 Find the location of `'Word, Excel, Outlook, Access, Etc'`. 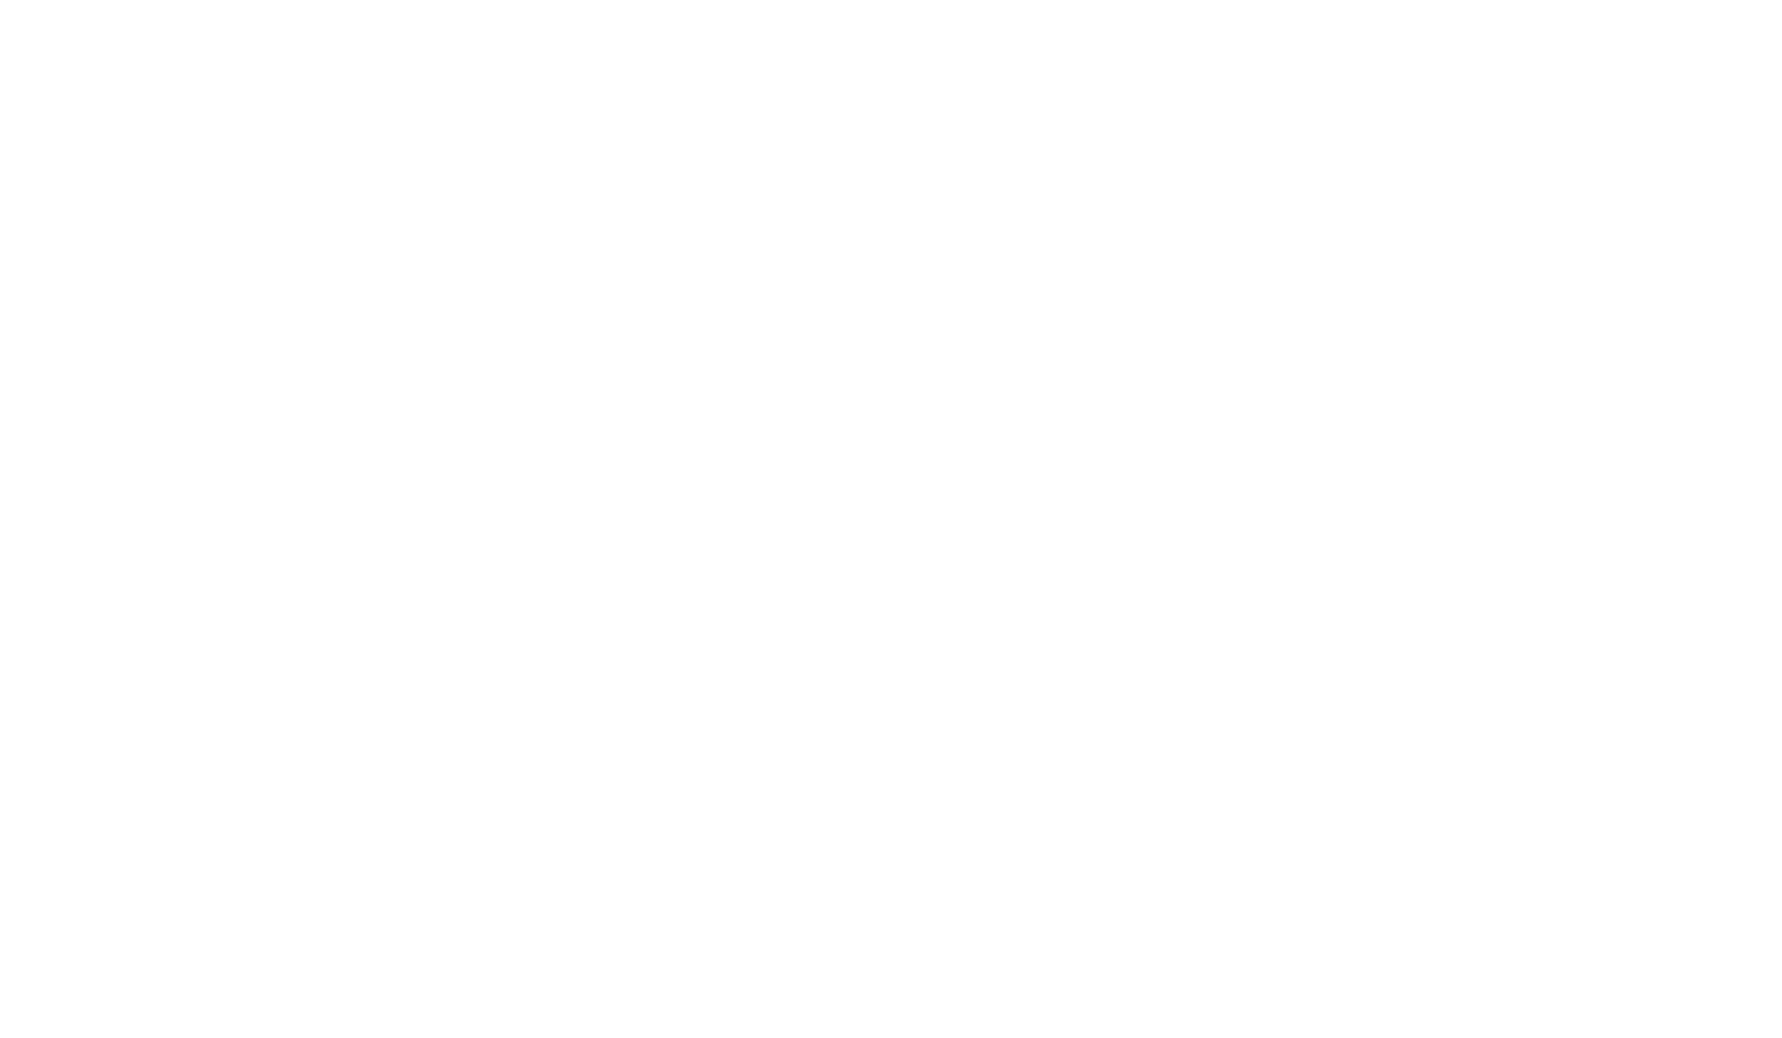

'Word, Excel, Outlook, Access, Etc' is located at coordinates (786, 692).